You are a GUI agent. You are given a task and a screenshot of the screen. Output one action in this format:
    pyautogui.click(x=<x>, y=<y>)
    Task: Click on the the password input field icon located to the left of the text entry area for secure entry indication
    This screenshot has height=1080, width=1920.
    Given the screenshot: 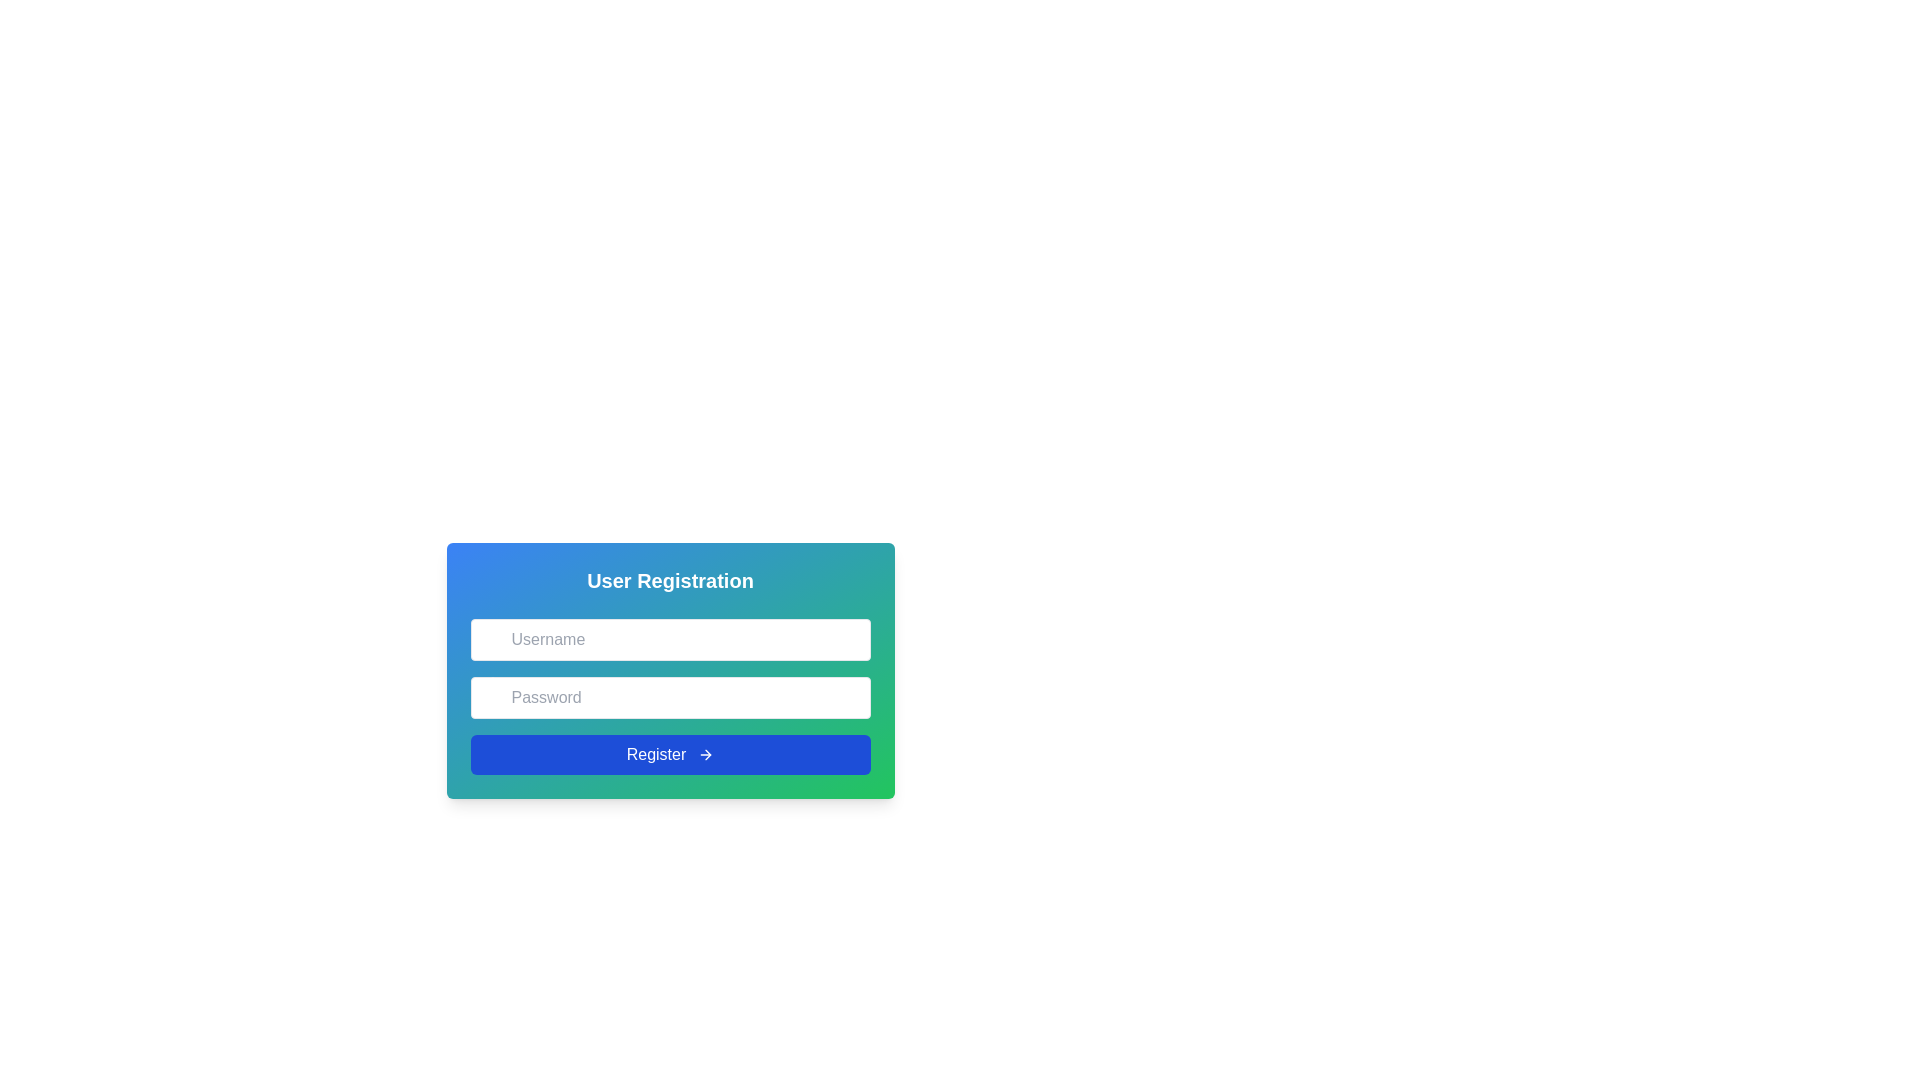 What is the action you would take?
    pyautogui.click(x=492, y=685)
    